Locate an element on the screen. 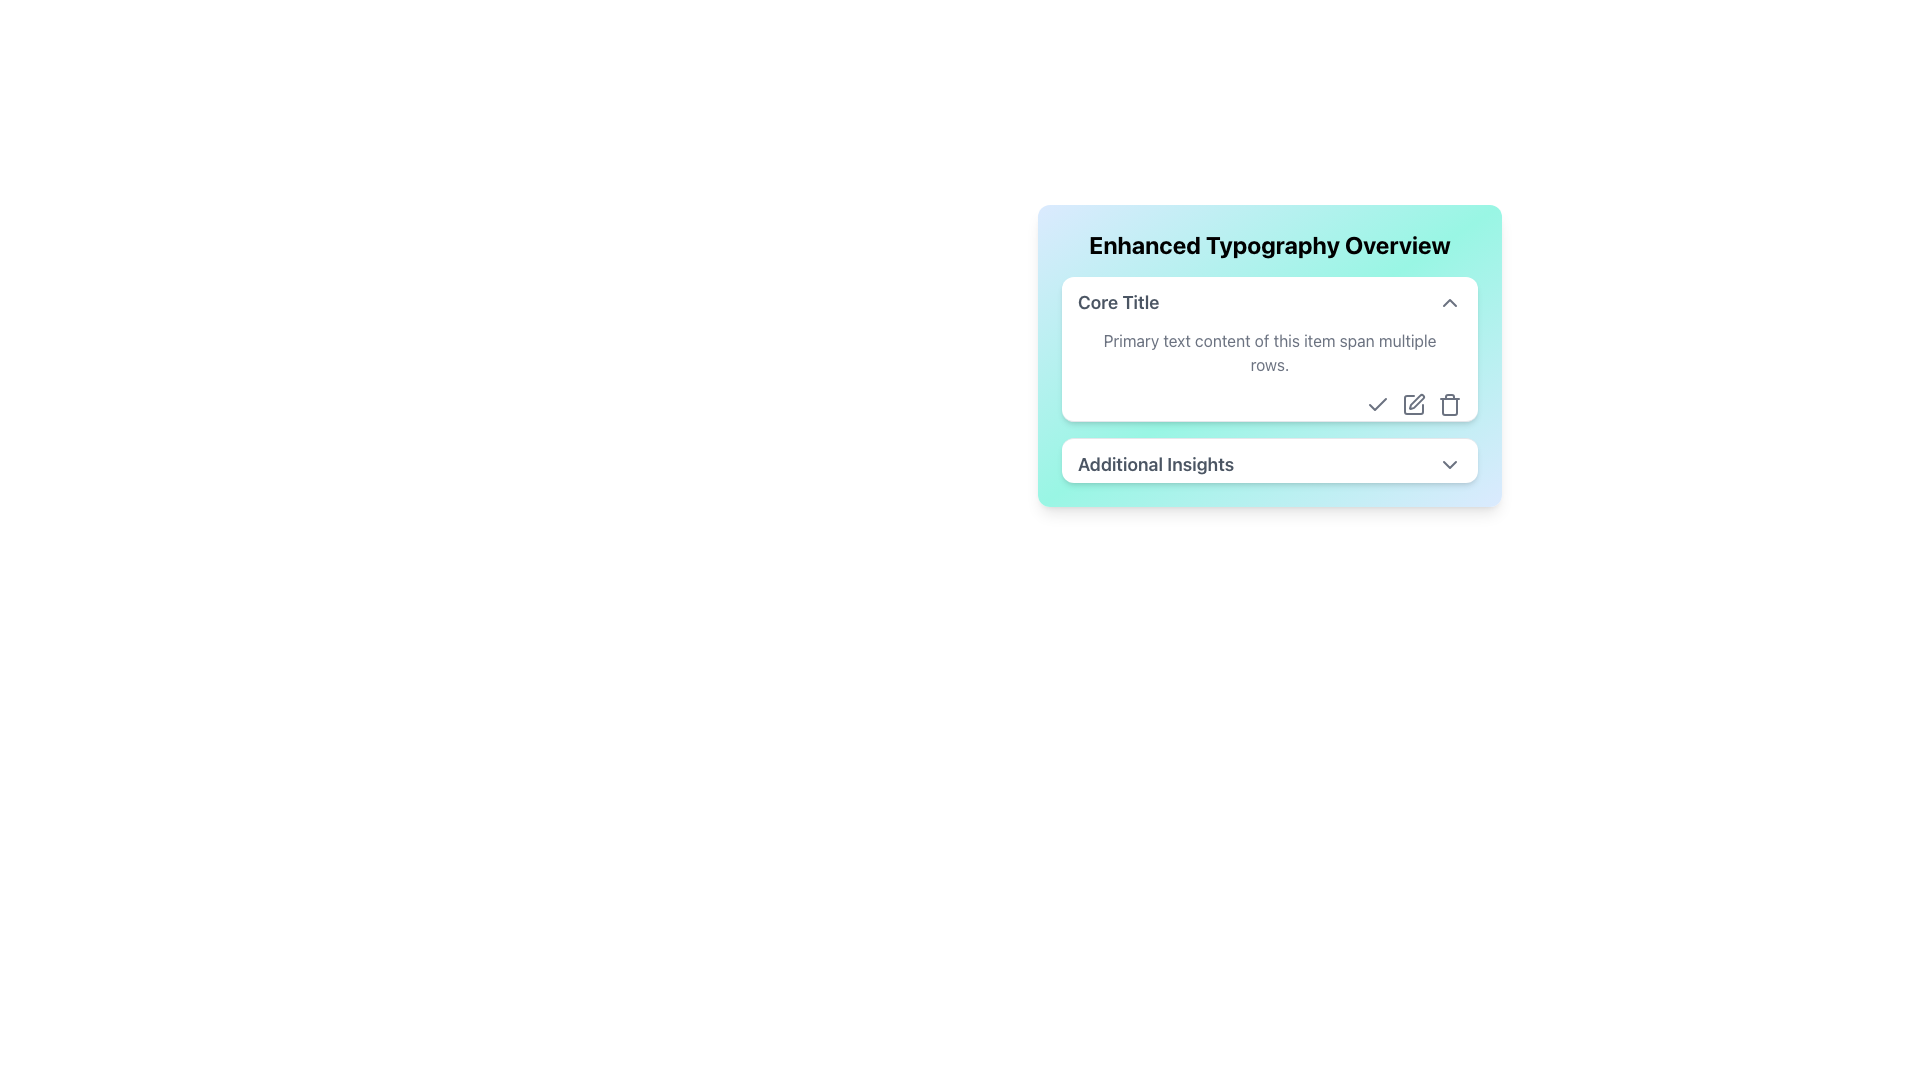  the chevron icon button to darken its color, which is located to the right of the 'Core Title' text is located at coordinates (1449, 303).